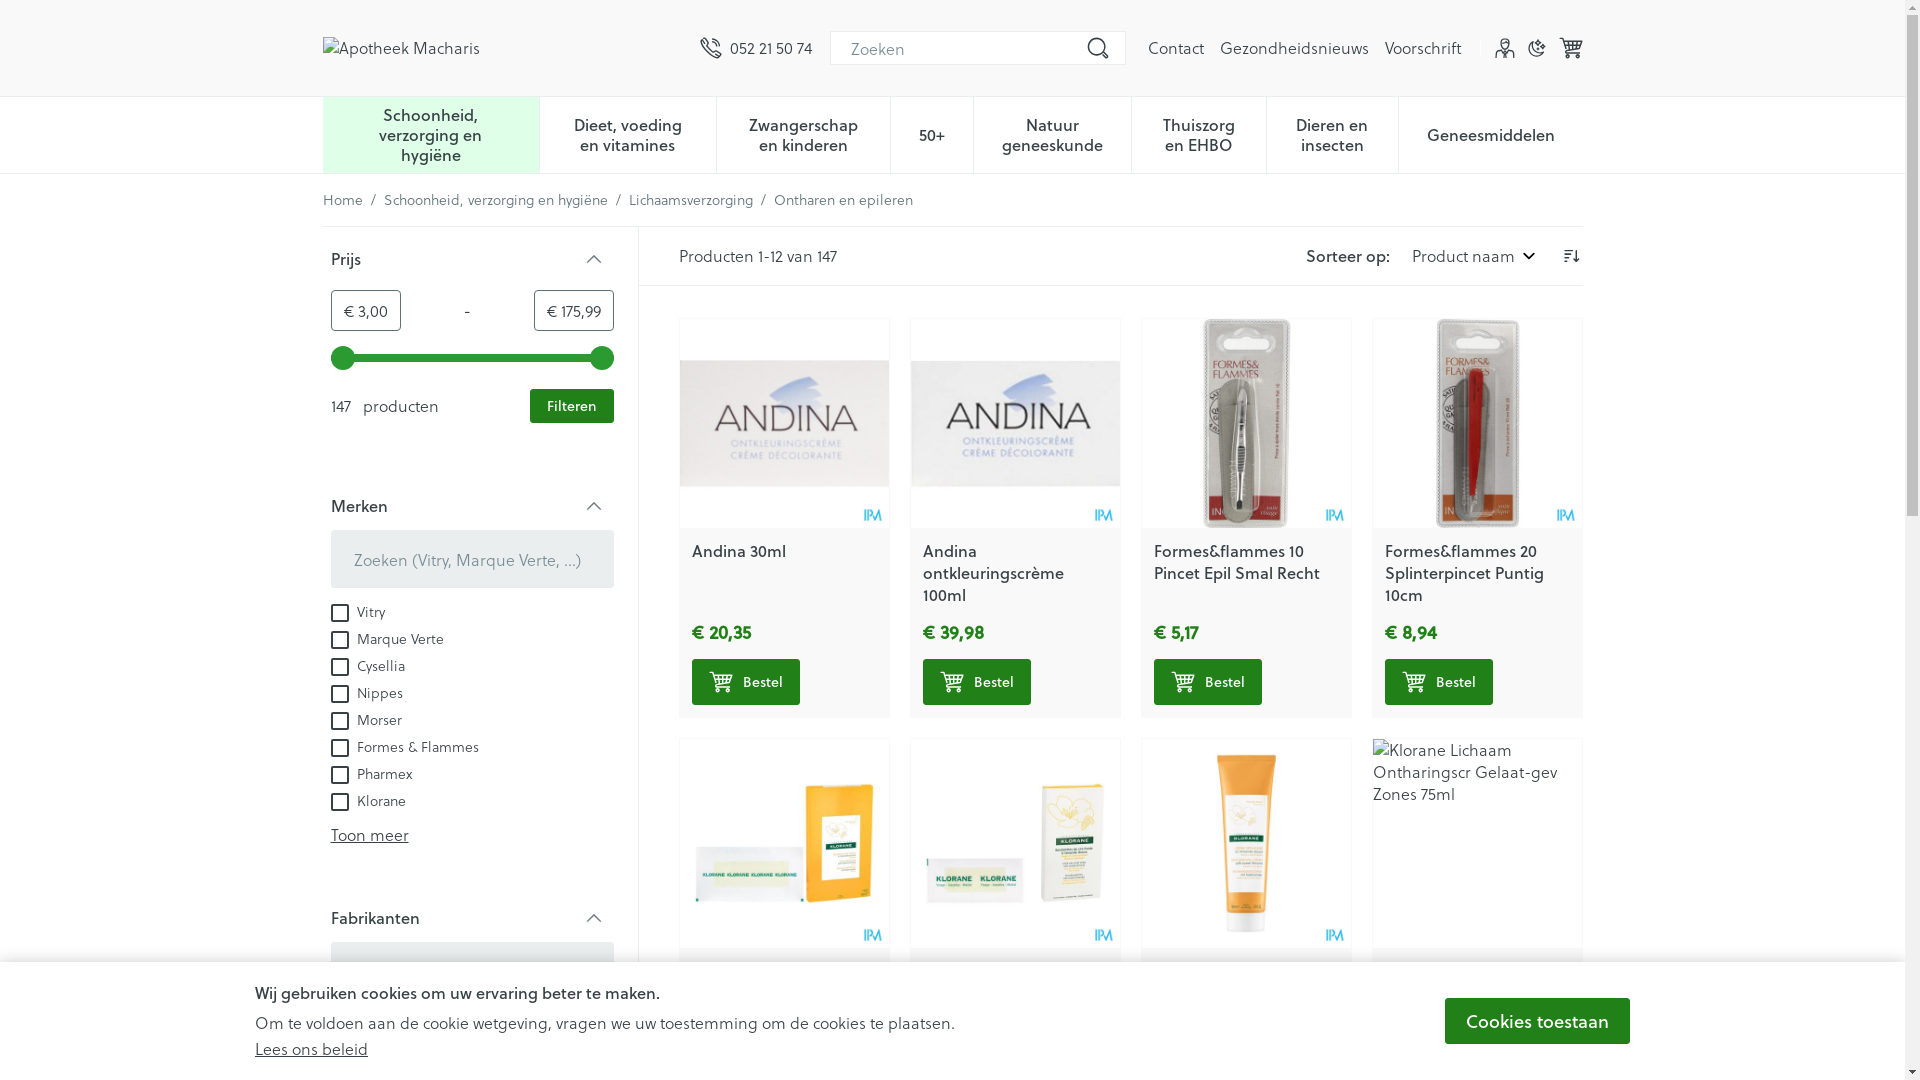  Describe the element at coordinates (754, 46) in the screenshot. I see `'052 21 50 74'` at that location.